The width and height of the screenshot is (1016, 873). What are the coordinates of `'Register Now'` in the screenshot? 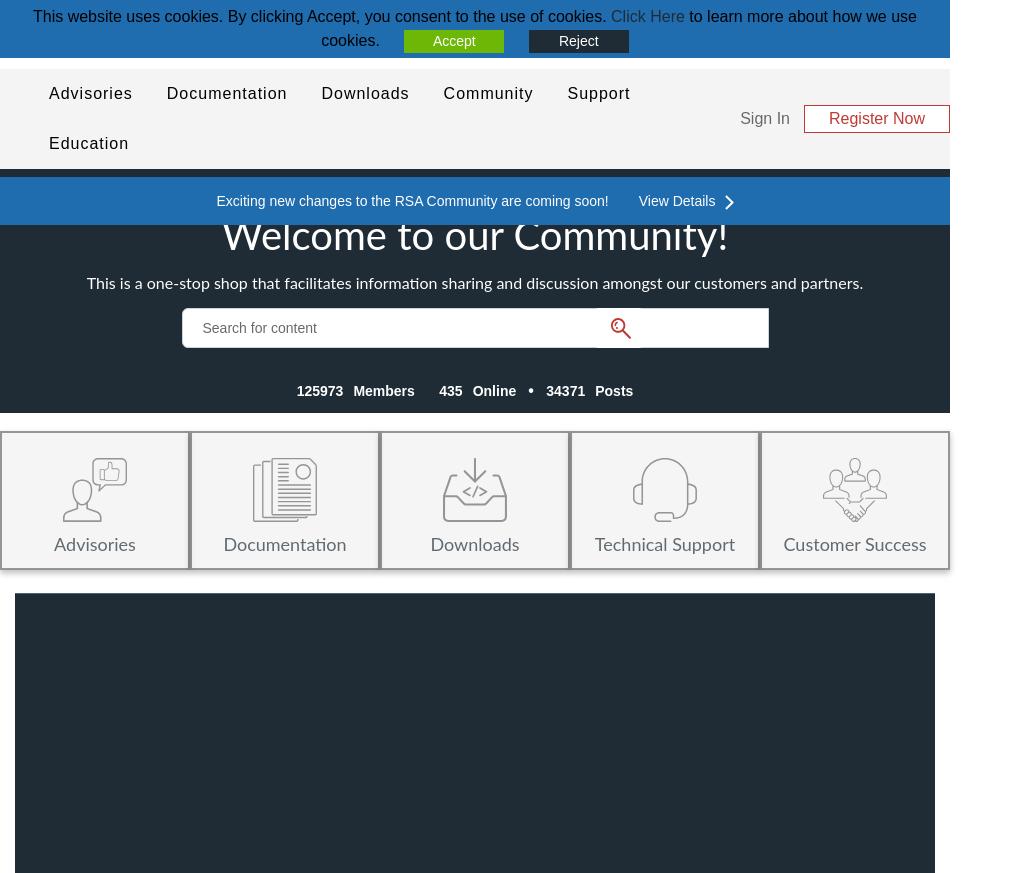 It's located at (876, 118).